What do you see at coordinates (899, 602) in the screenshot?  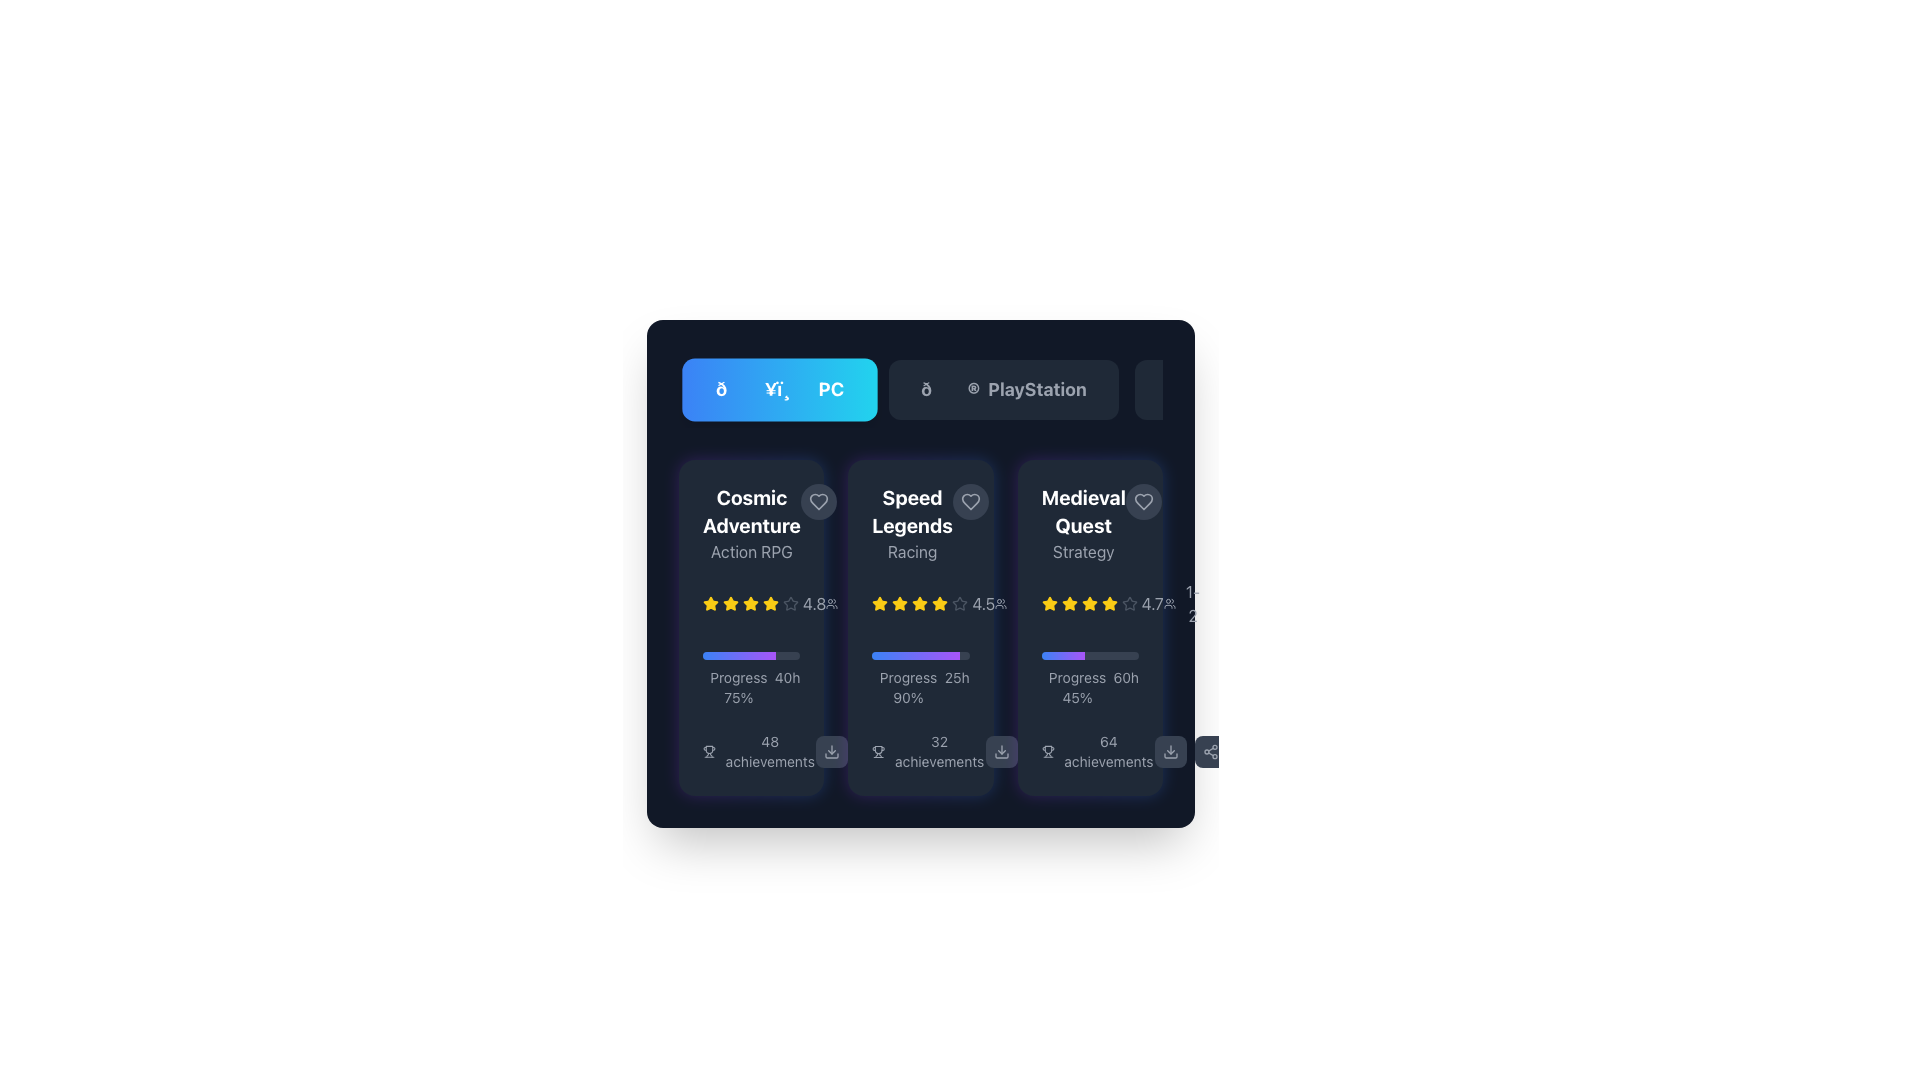 I see `the yellow star-shaped icon used for rating, located in the second card of three, positioned centrally under the card title` at bounding box center [899, 602].